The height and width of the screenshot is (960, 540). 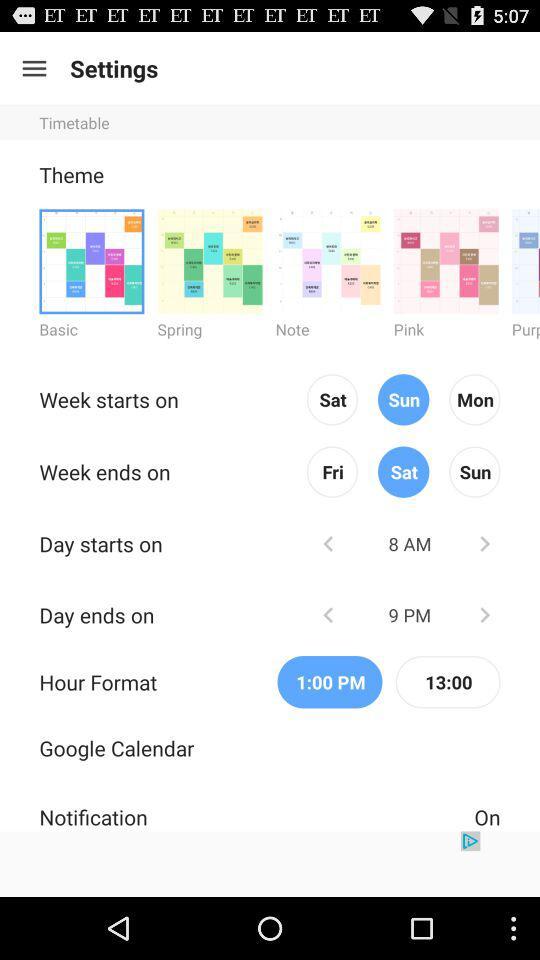 What do you see at coordinates (483, 543) in the screenshot?
I see `increase hour` at bounding box center [483, 543].